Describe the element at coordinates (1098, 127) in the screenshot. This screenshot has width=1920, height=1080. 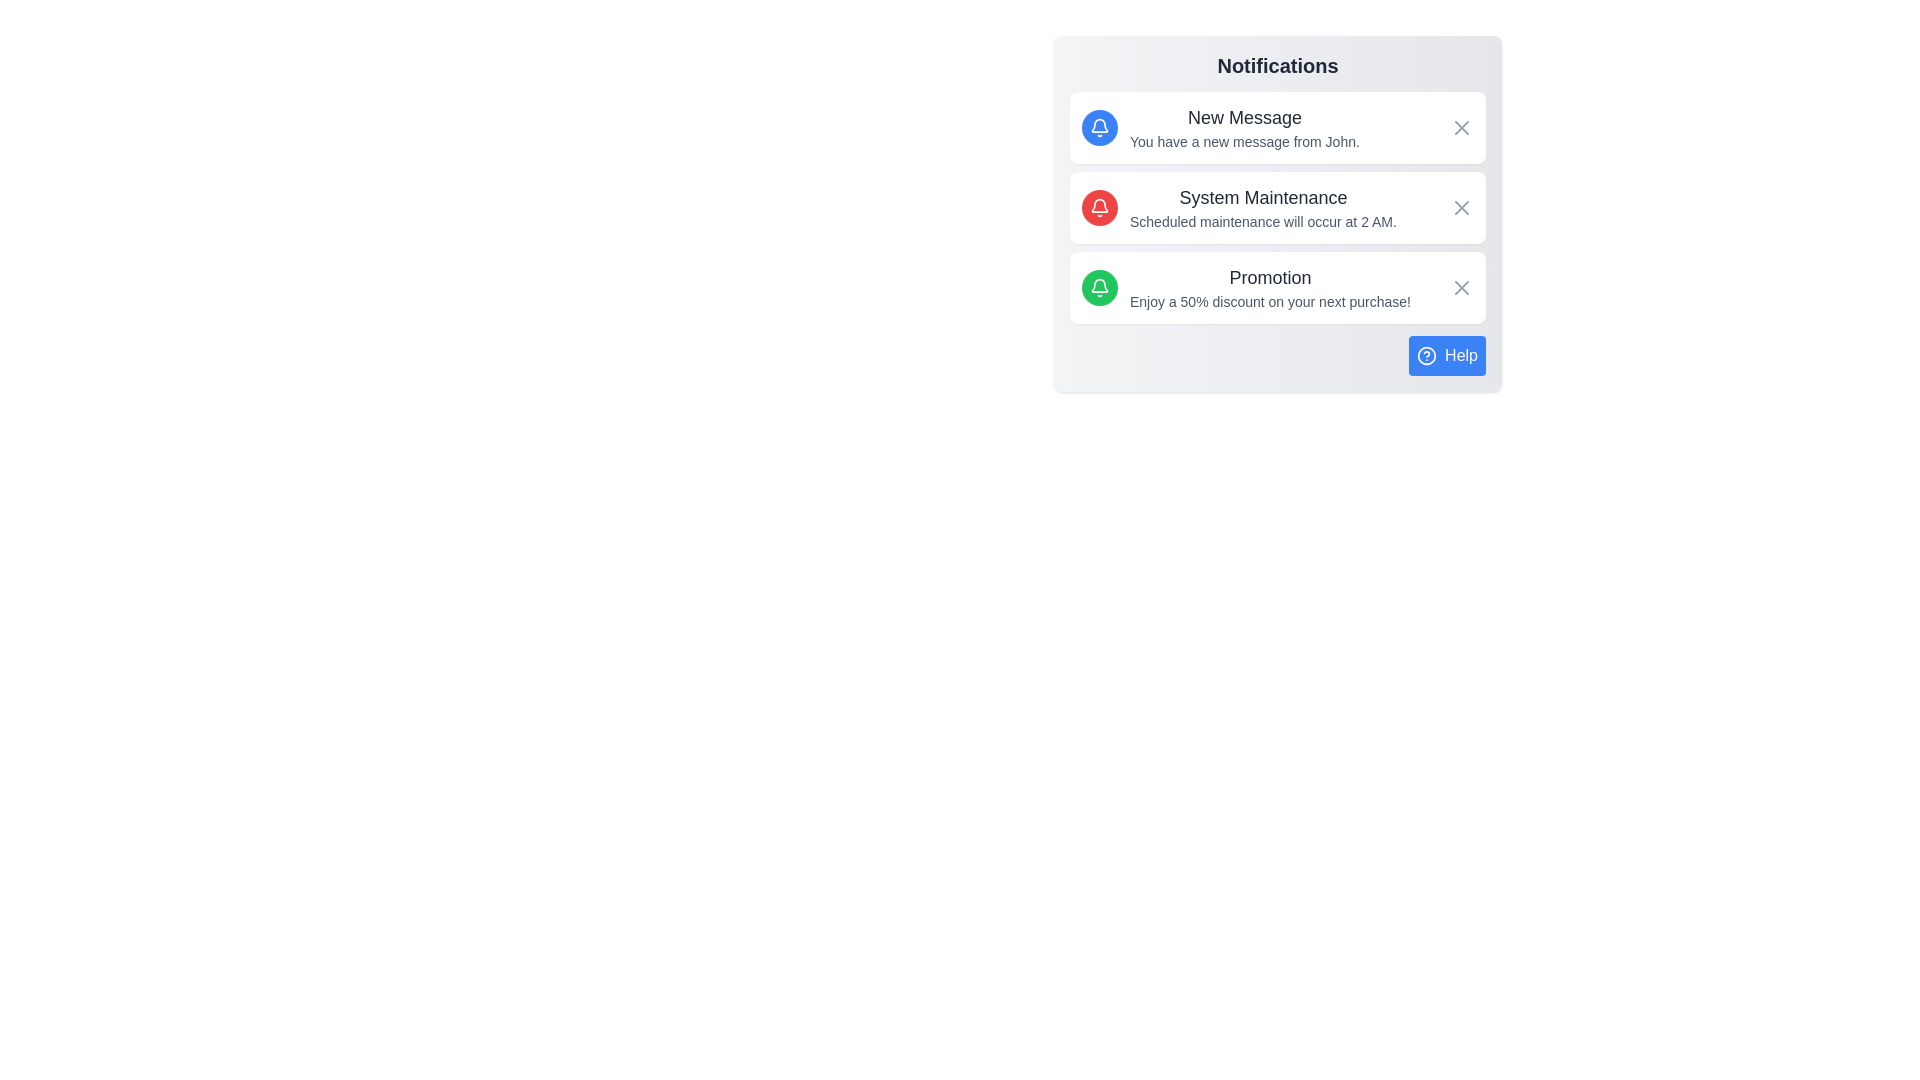
I see `the 'New Message' notification icon located at the top left corner of the first notification item in the notification list` at that location.